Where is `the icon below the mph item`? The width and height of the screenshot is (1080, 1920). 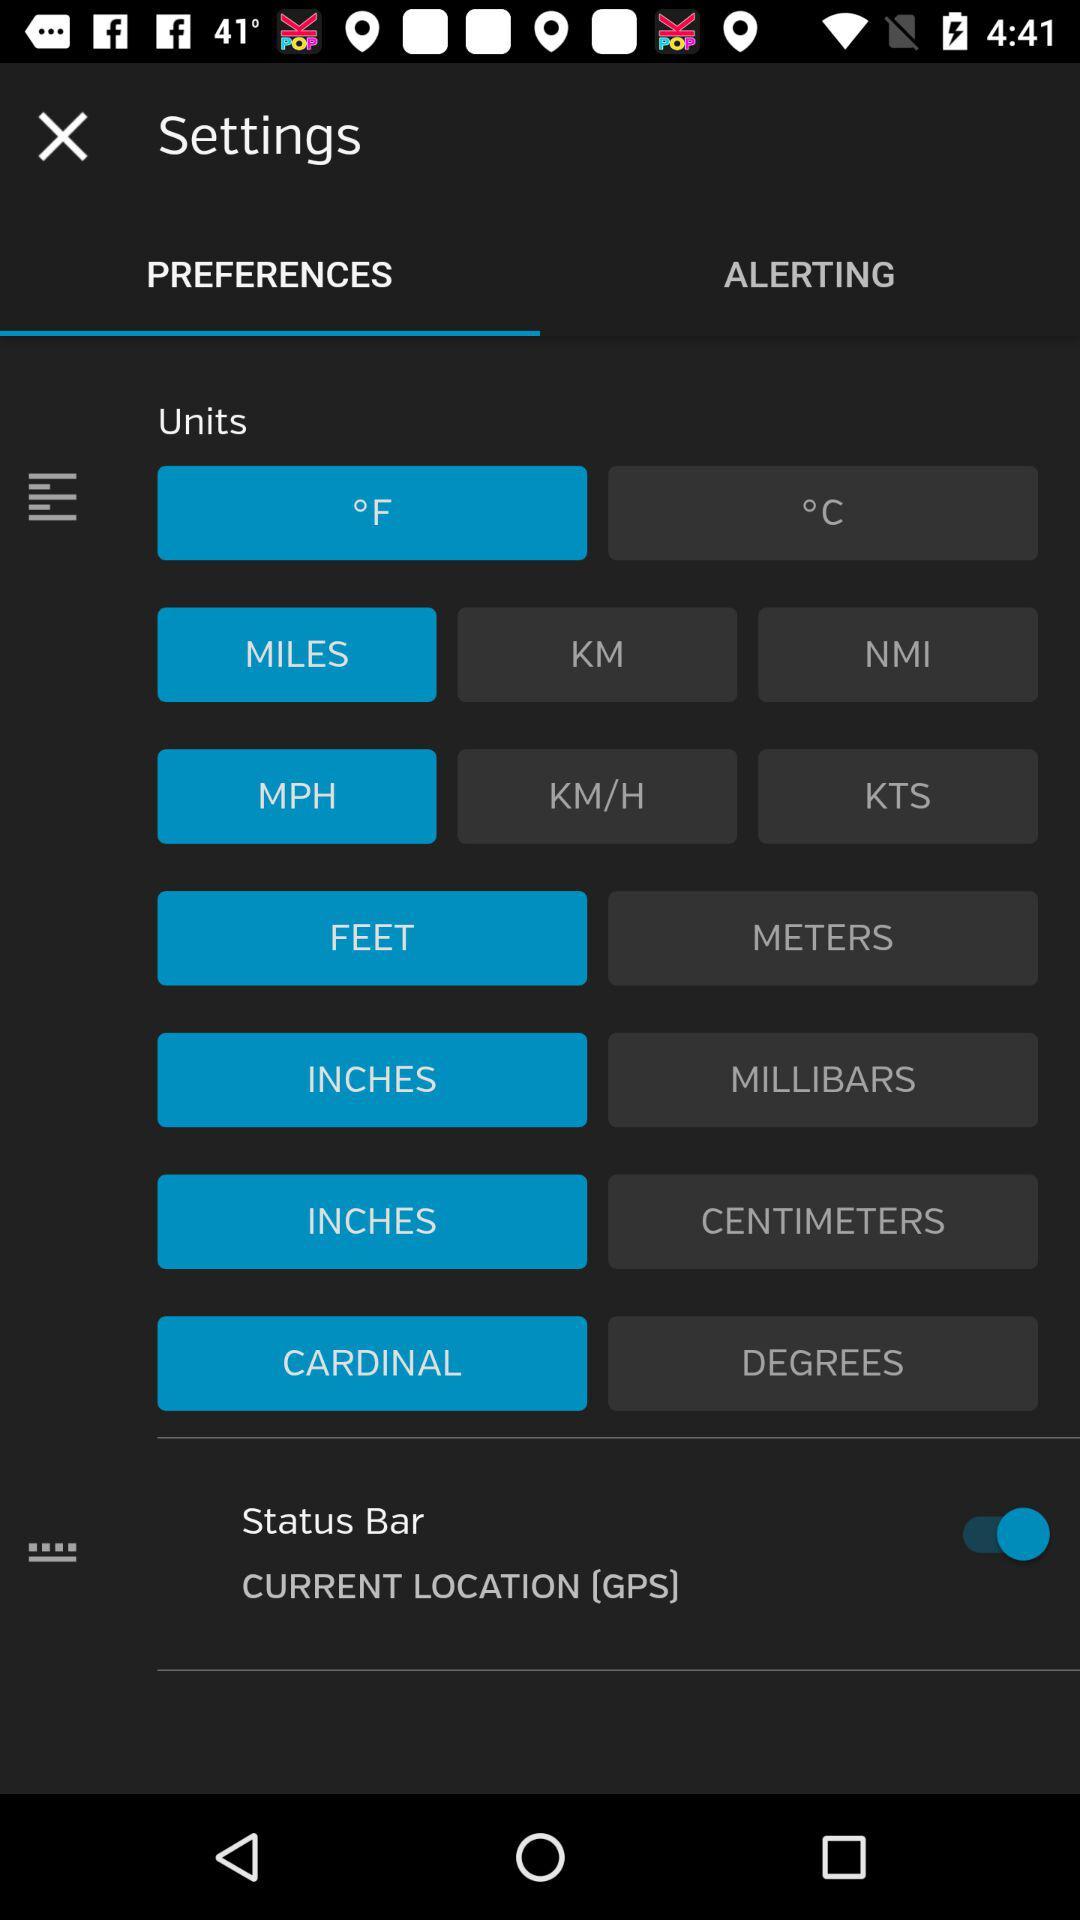
the icon below the mph item is located at coordinates (372, 937).